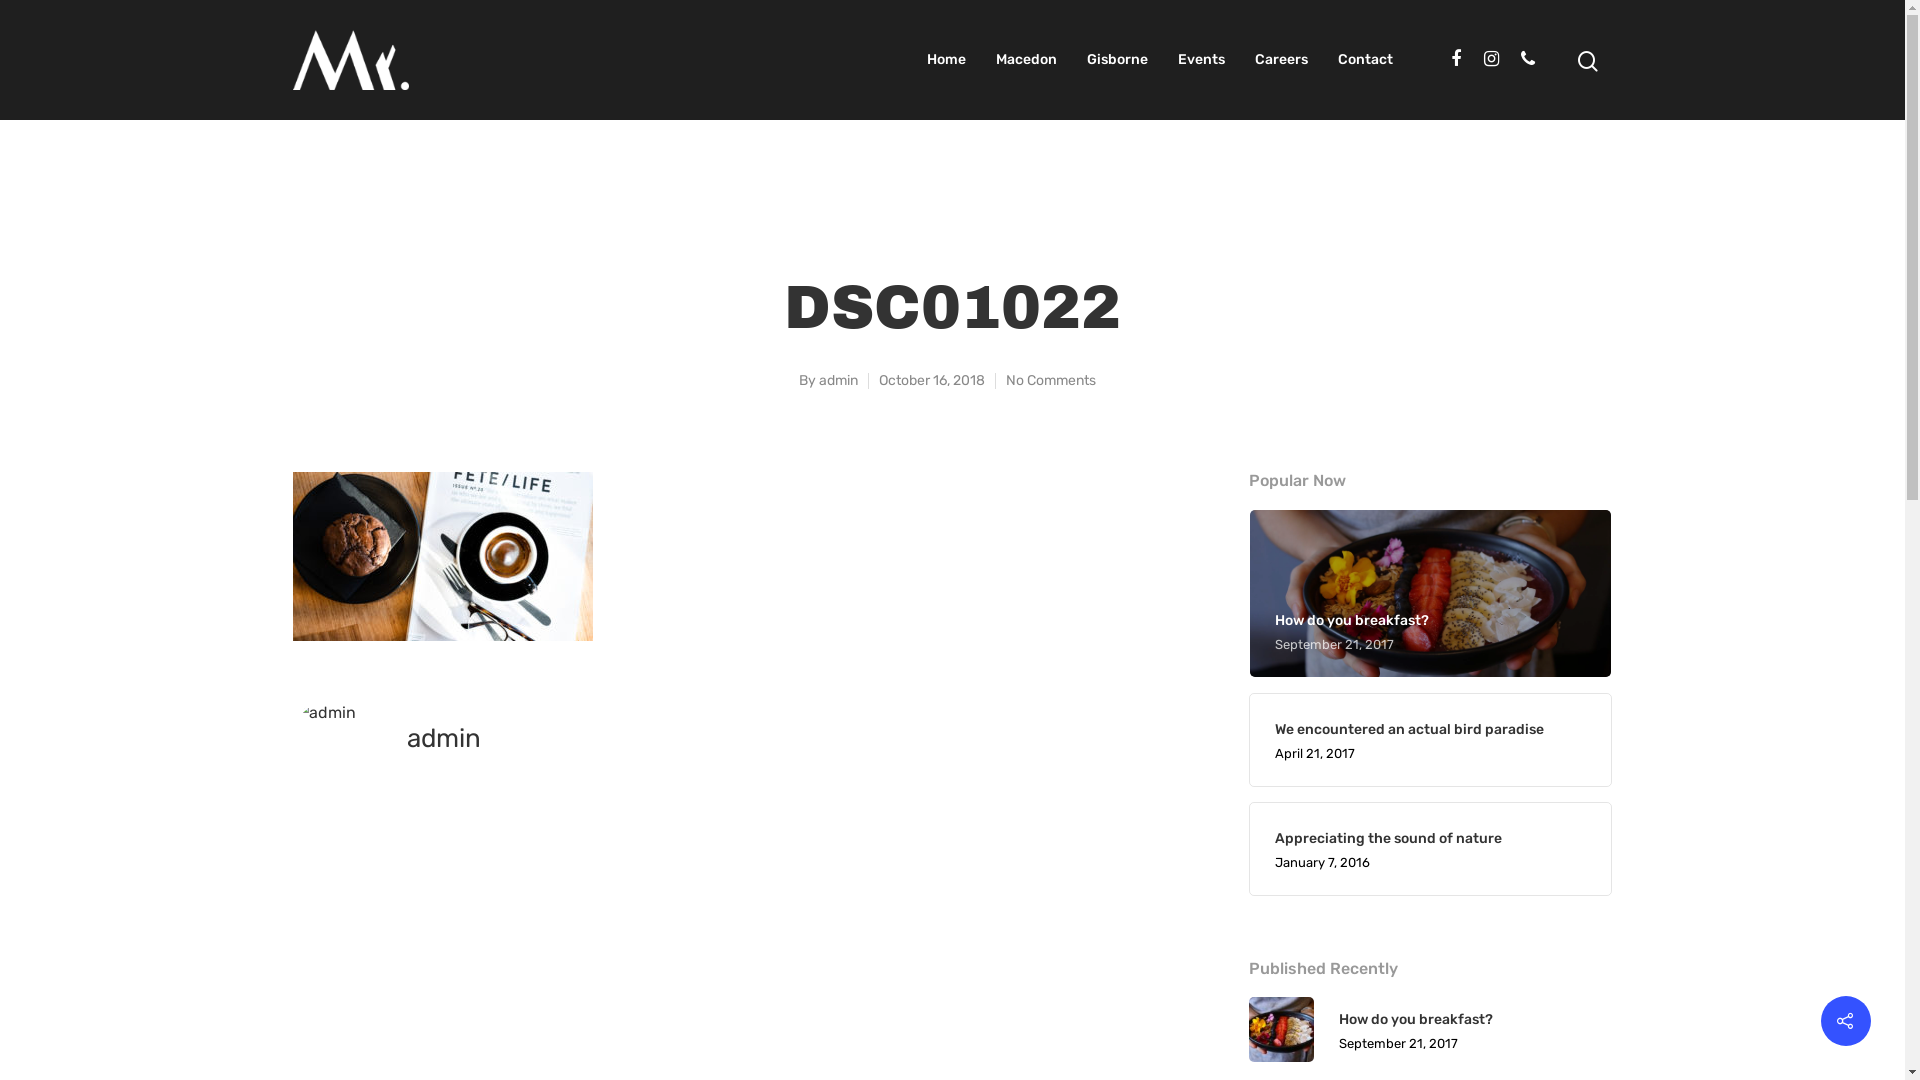 The height and width of the screenshot is (1080, 1920). I want to click on 'Macedon', so click(1026, 59).